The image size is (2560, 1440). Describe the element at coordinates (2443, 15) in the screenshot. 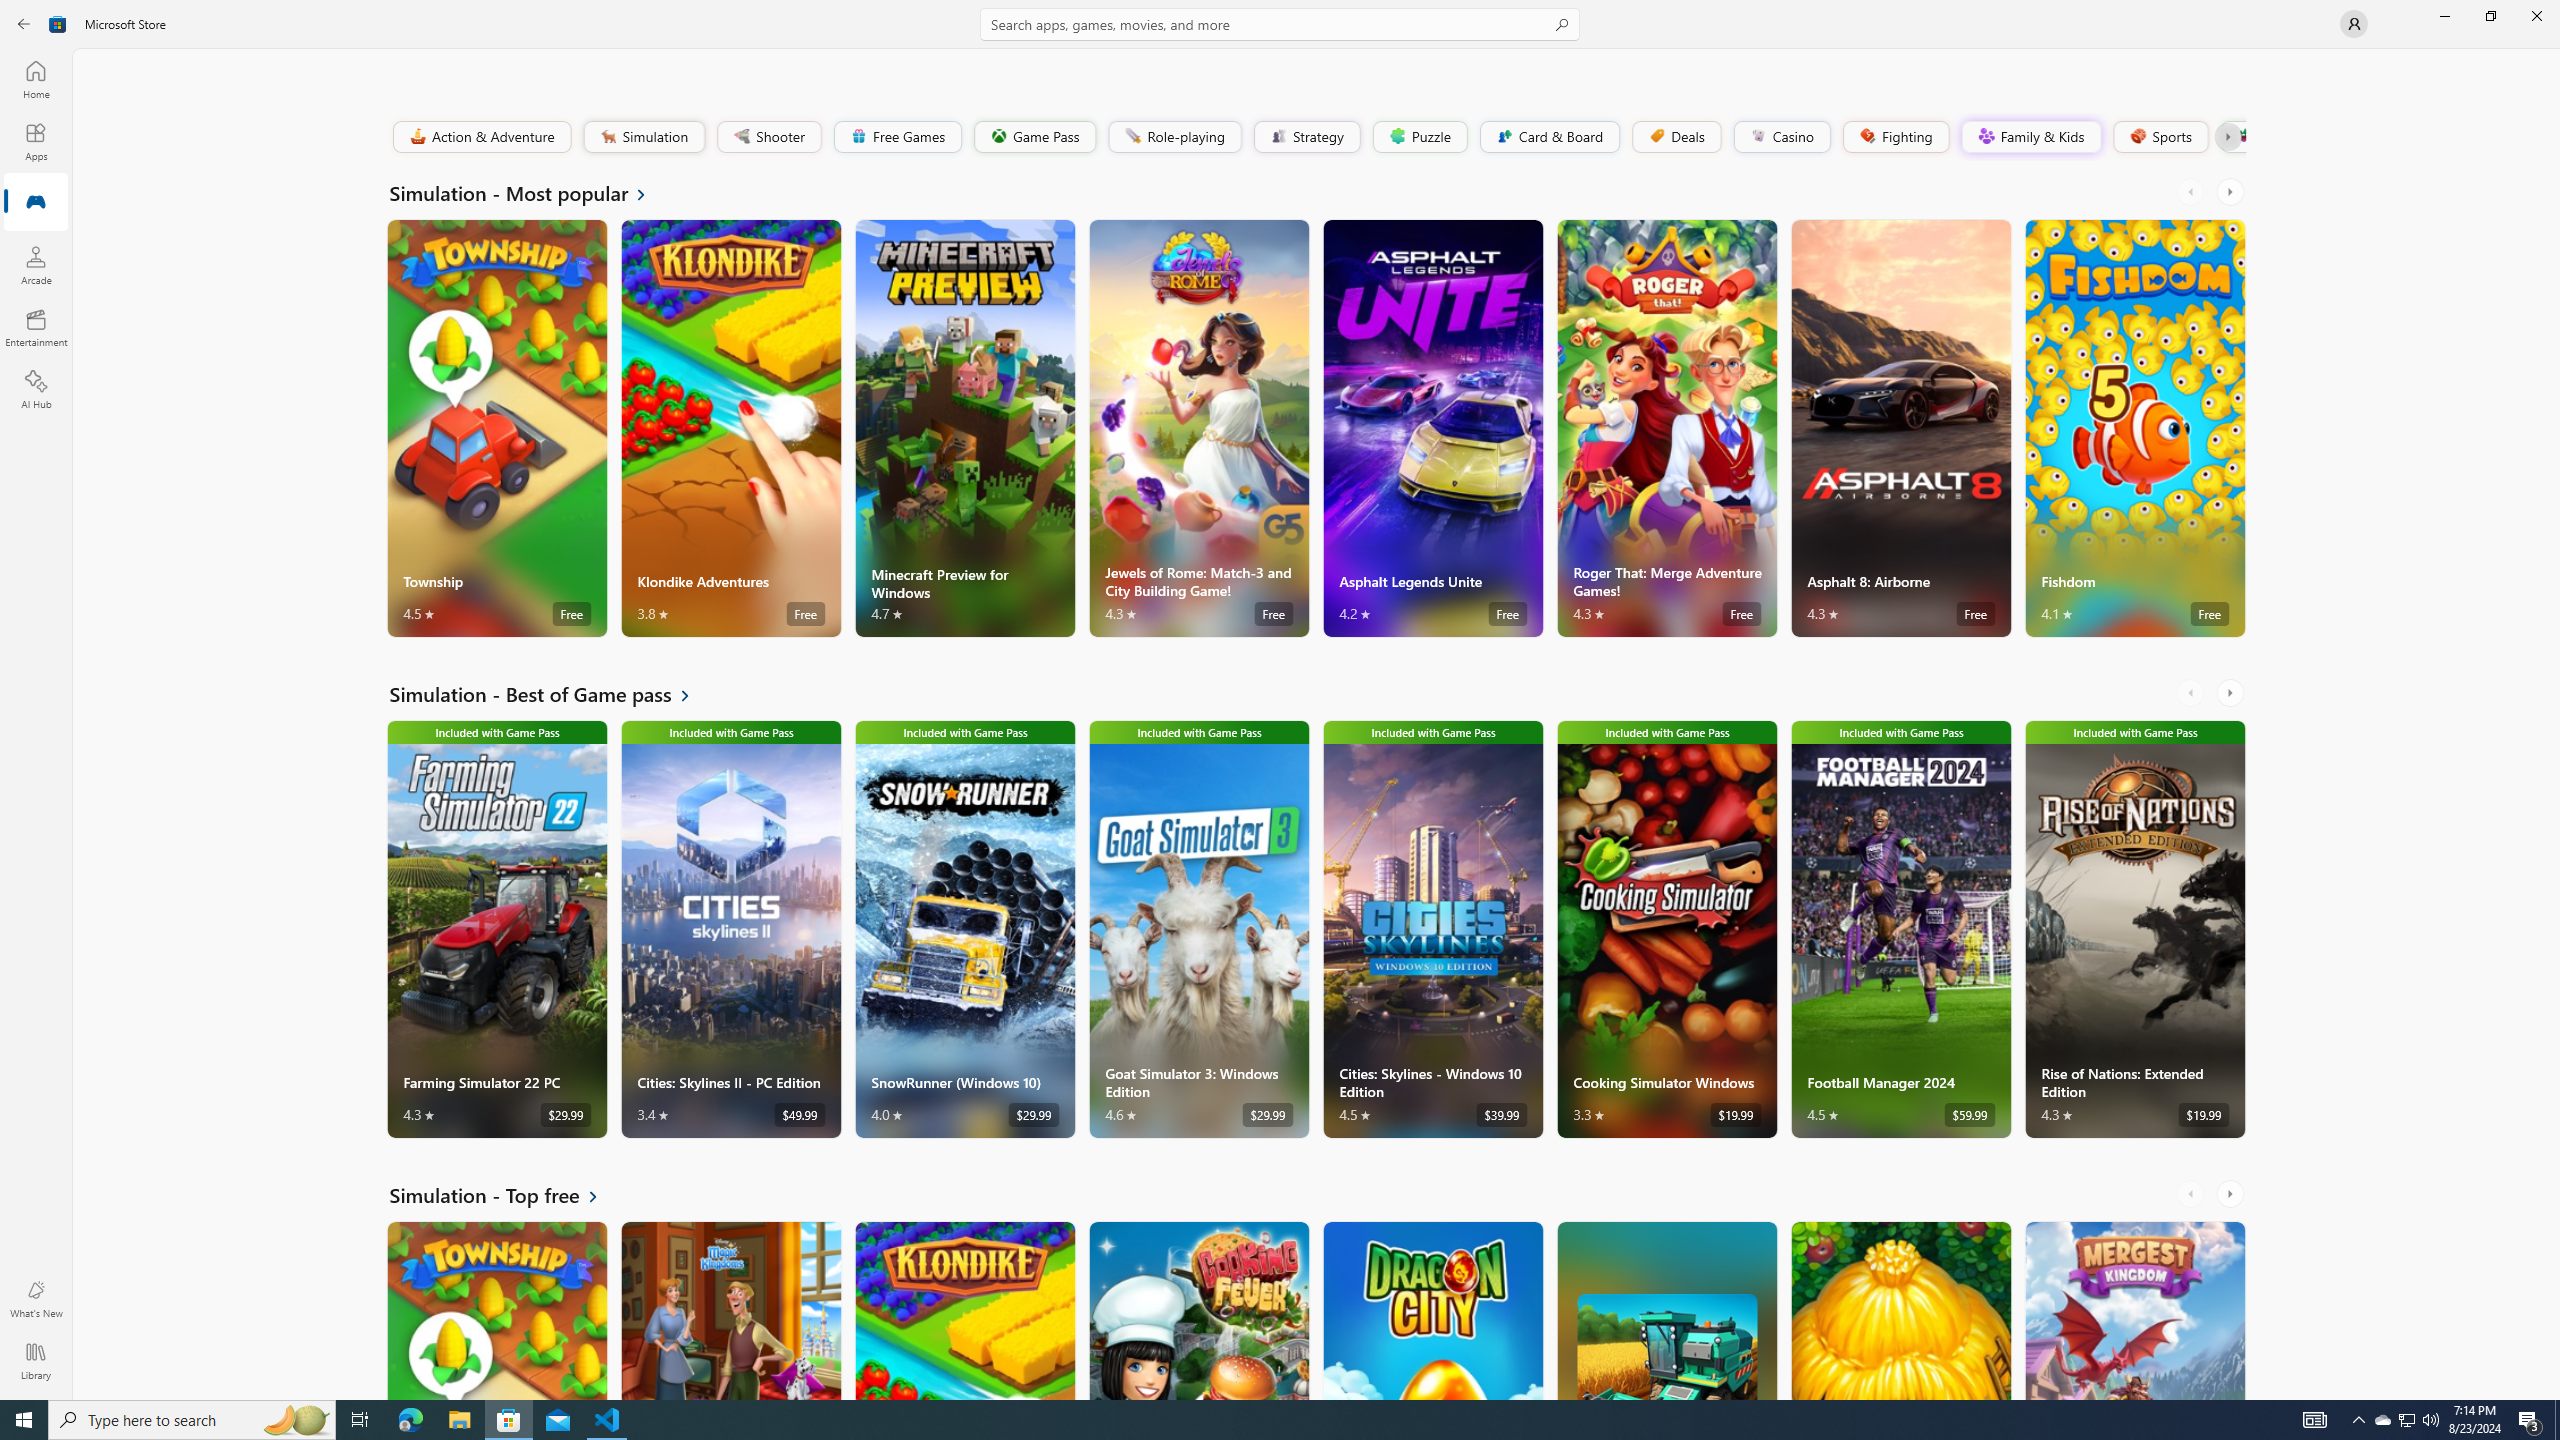

I see `'Minimize Microsoft Store'` at that location.